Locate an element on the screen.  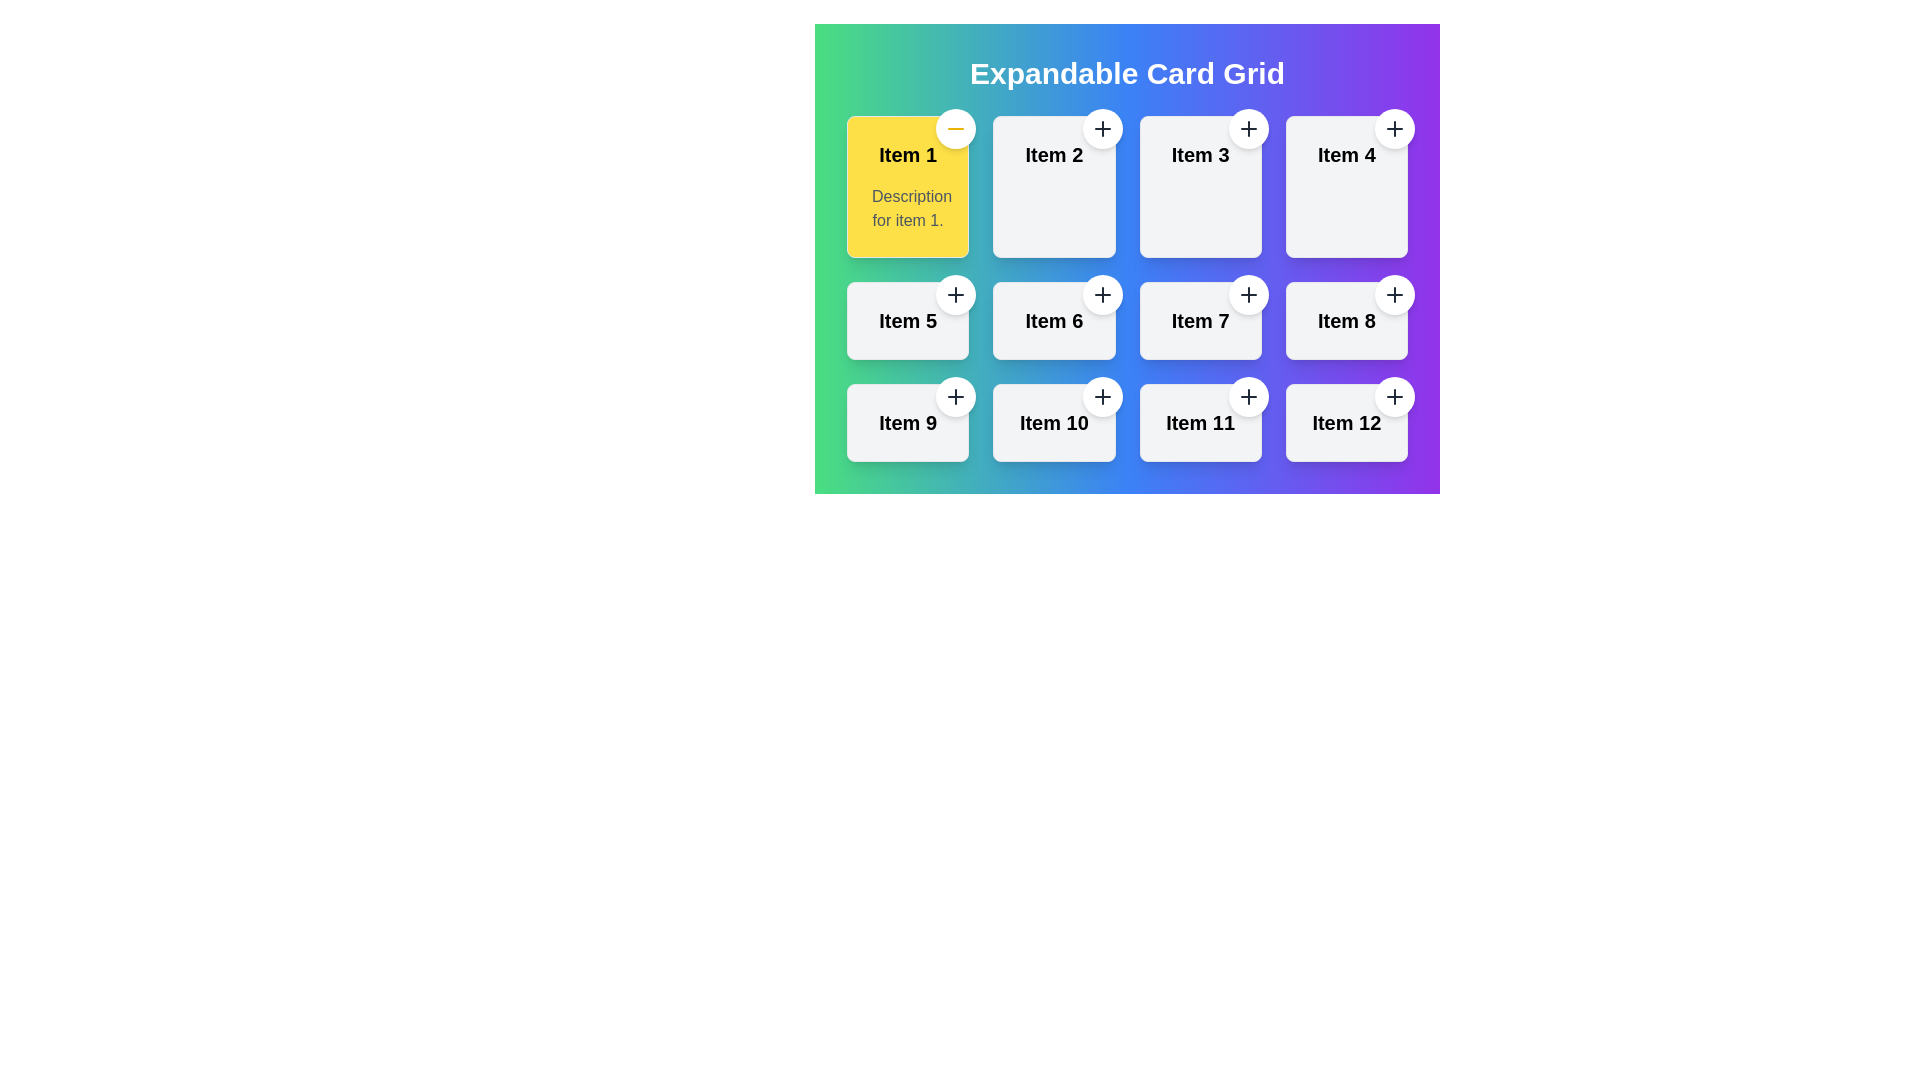
the text label indicating the title of the second card in the top row of the grid layout, located to the right of the yellow card labeled 'Item 1' is located at coordinates (1053, 153).